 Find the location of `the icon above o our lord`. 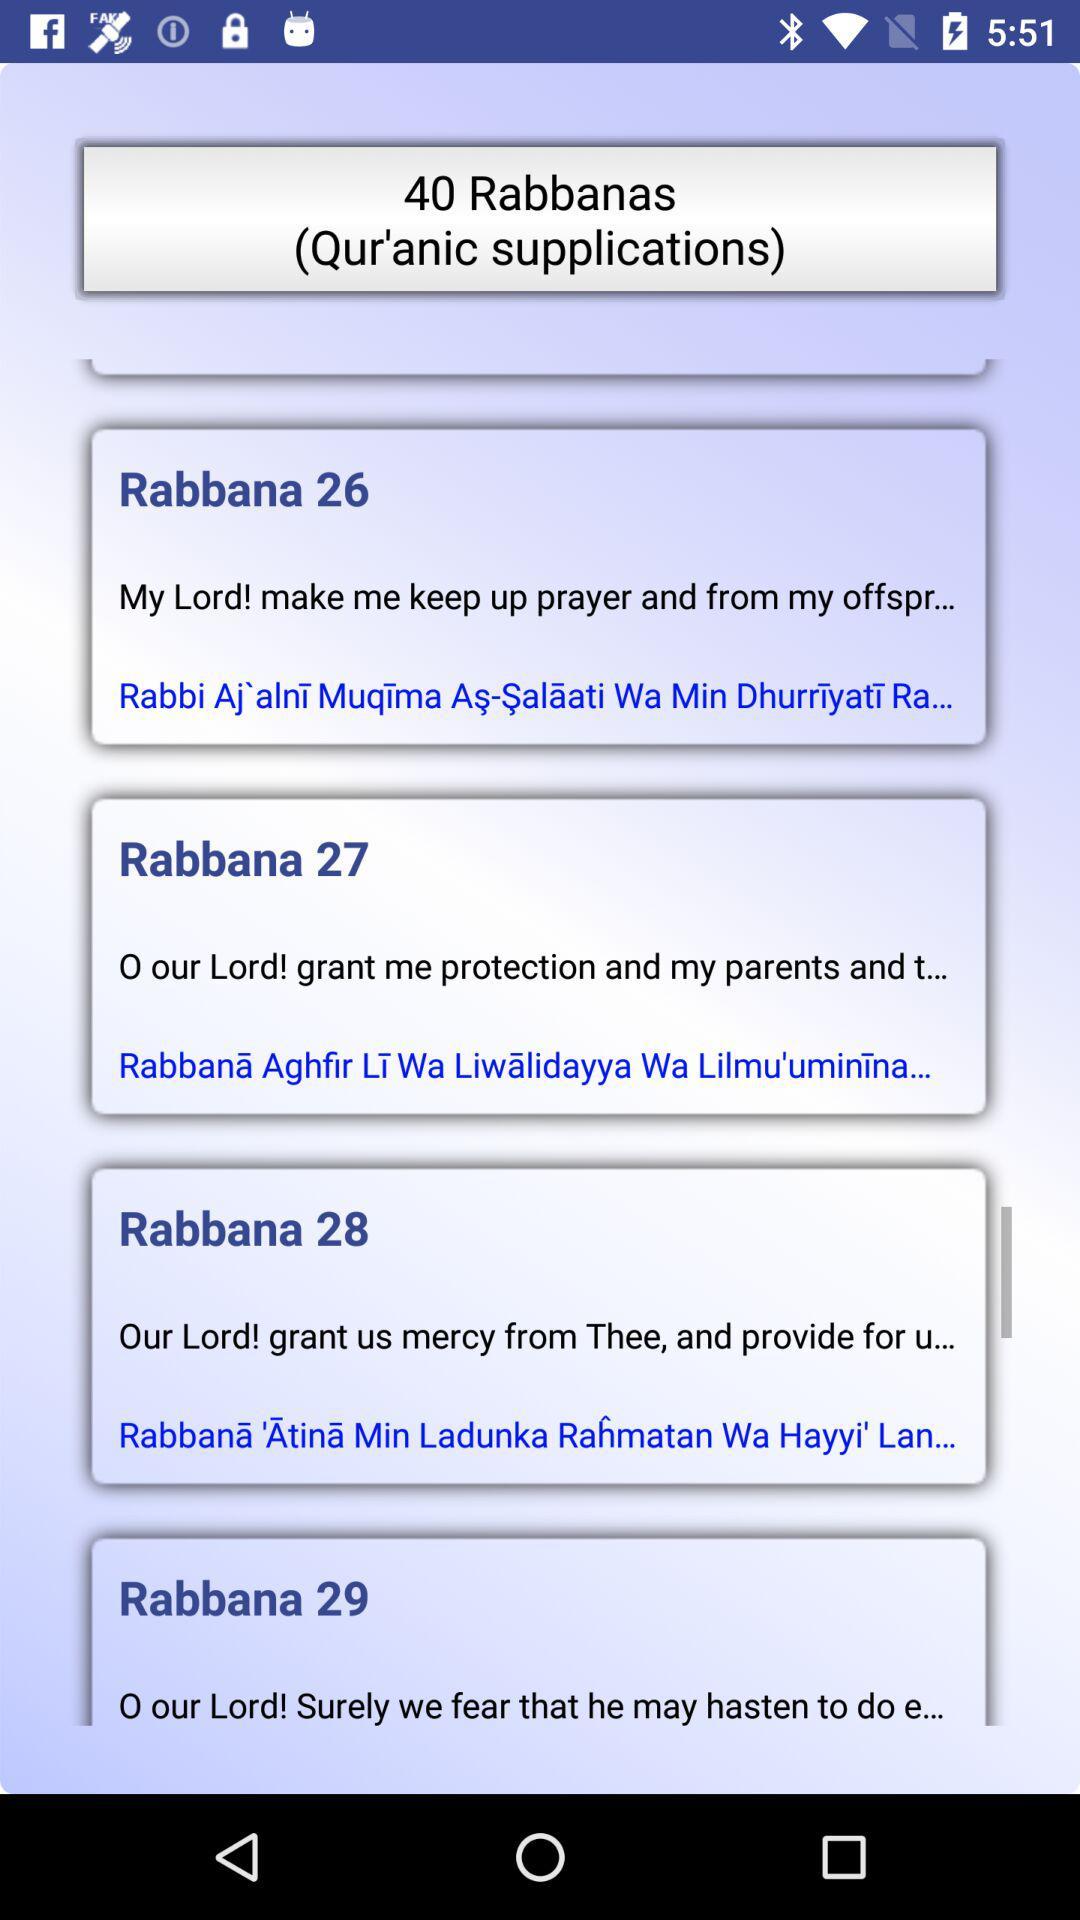

the icon above o our lord is located at coordinates (537, 838).